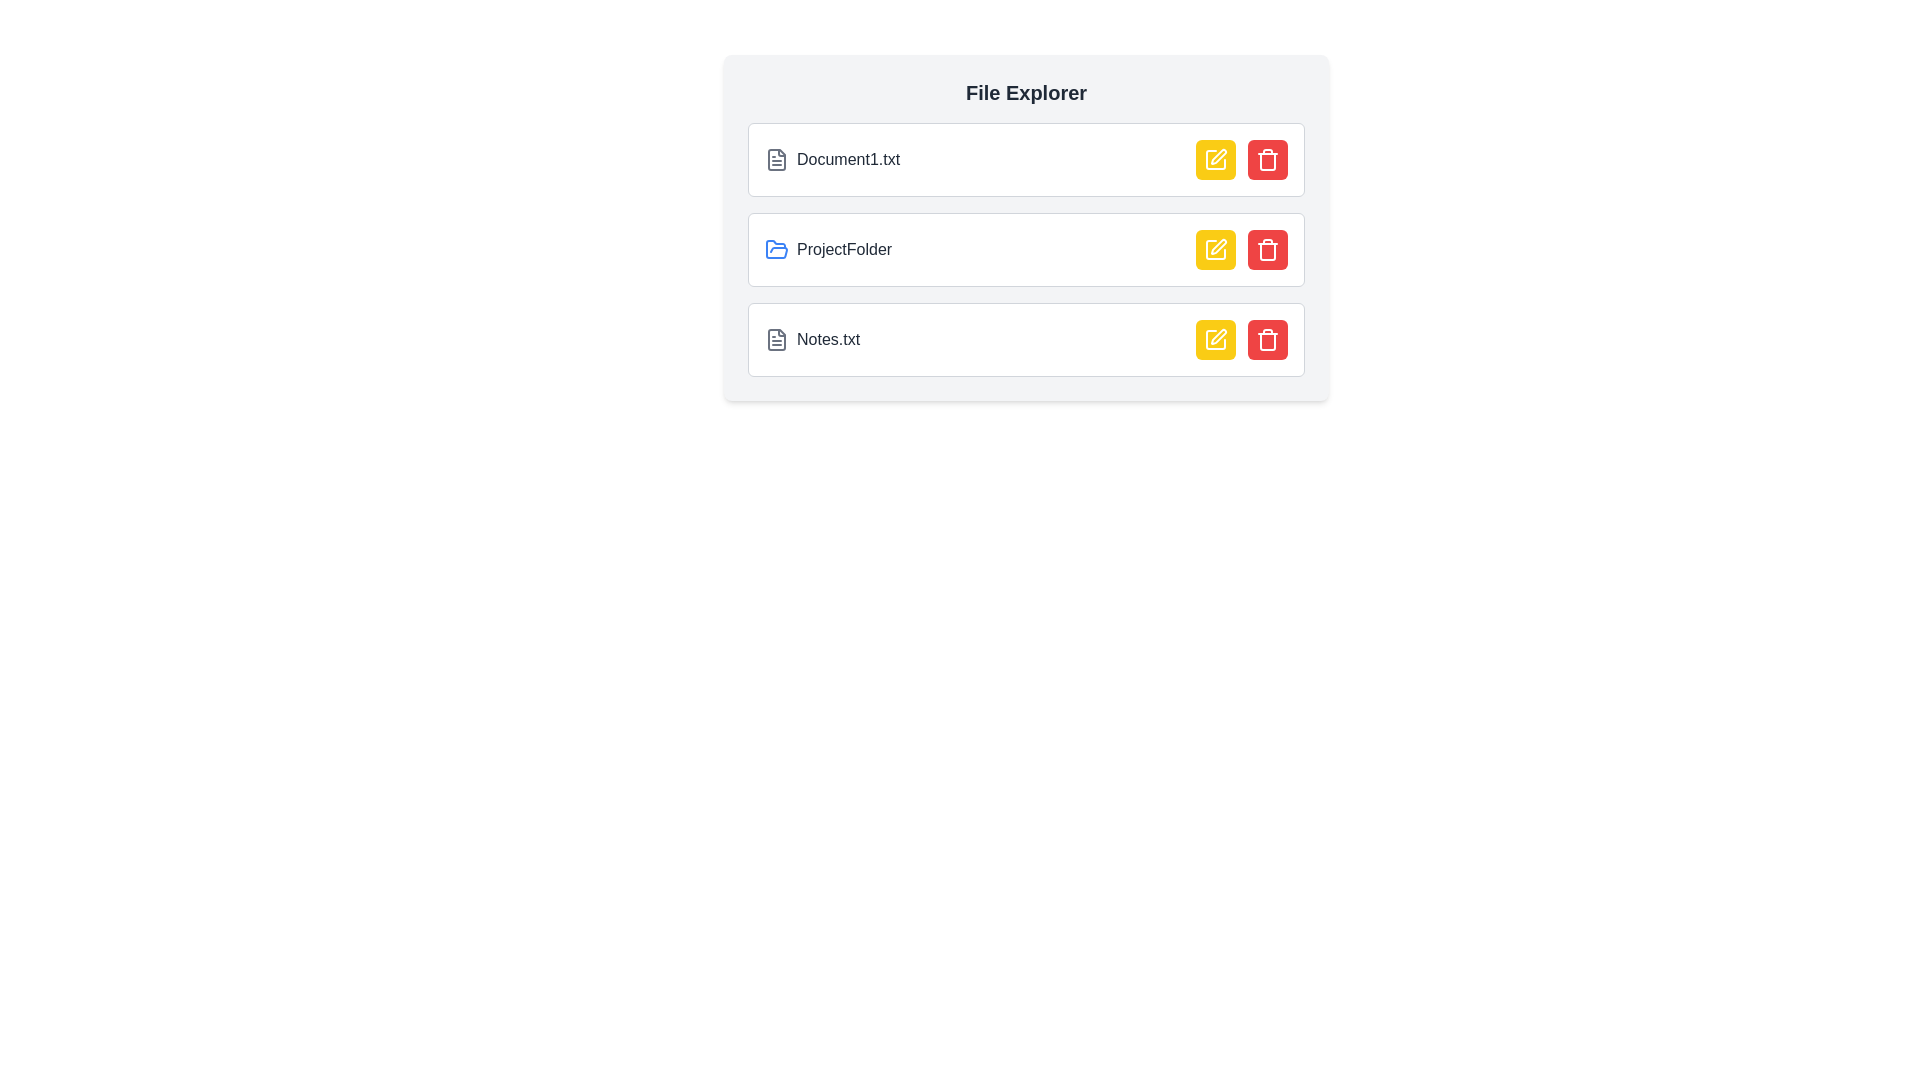  What do you see at coordinates (1266, 341) in the screenshot?
I see `the trash can icon representing the delete action in the file management interface to observe tooltips or visual feedback` at bounding box center [1266, 341].